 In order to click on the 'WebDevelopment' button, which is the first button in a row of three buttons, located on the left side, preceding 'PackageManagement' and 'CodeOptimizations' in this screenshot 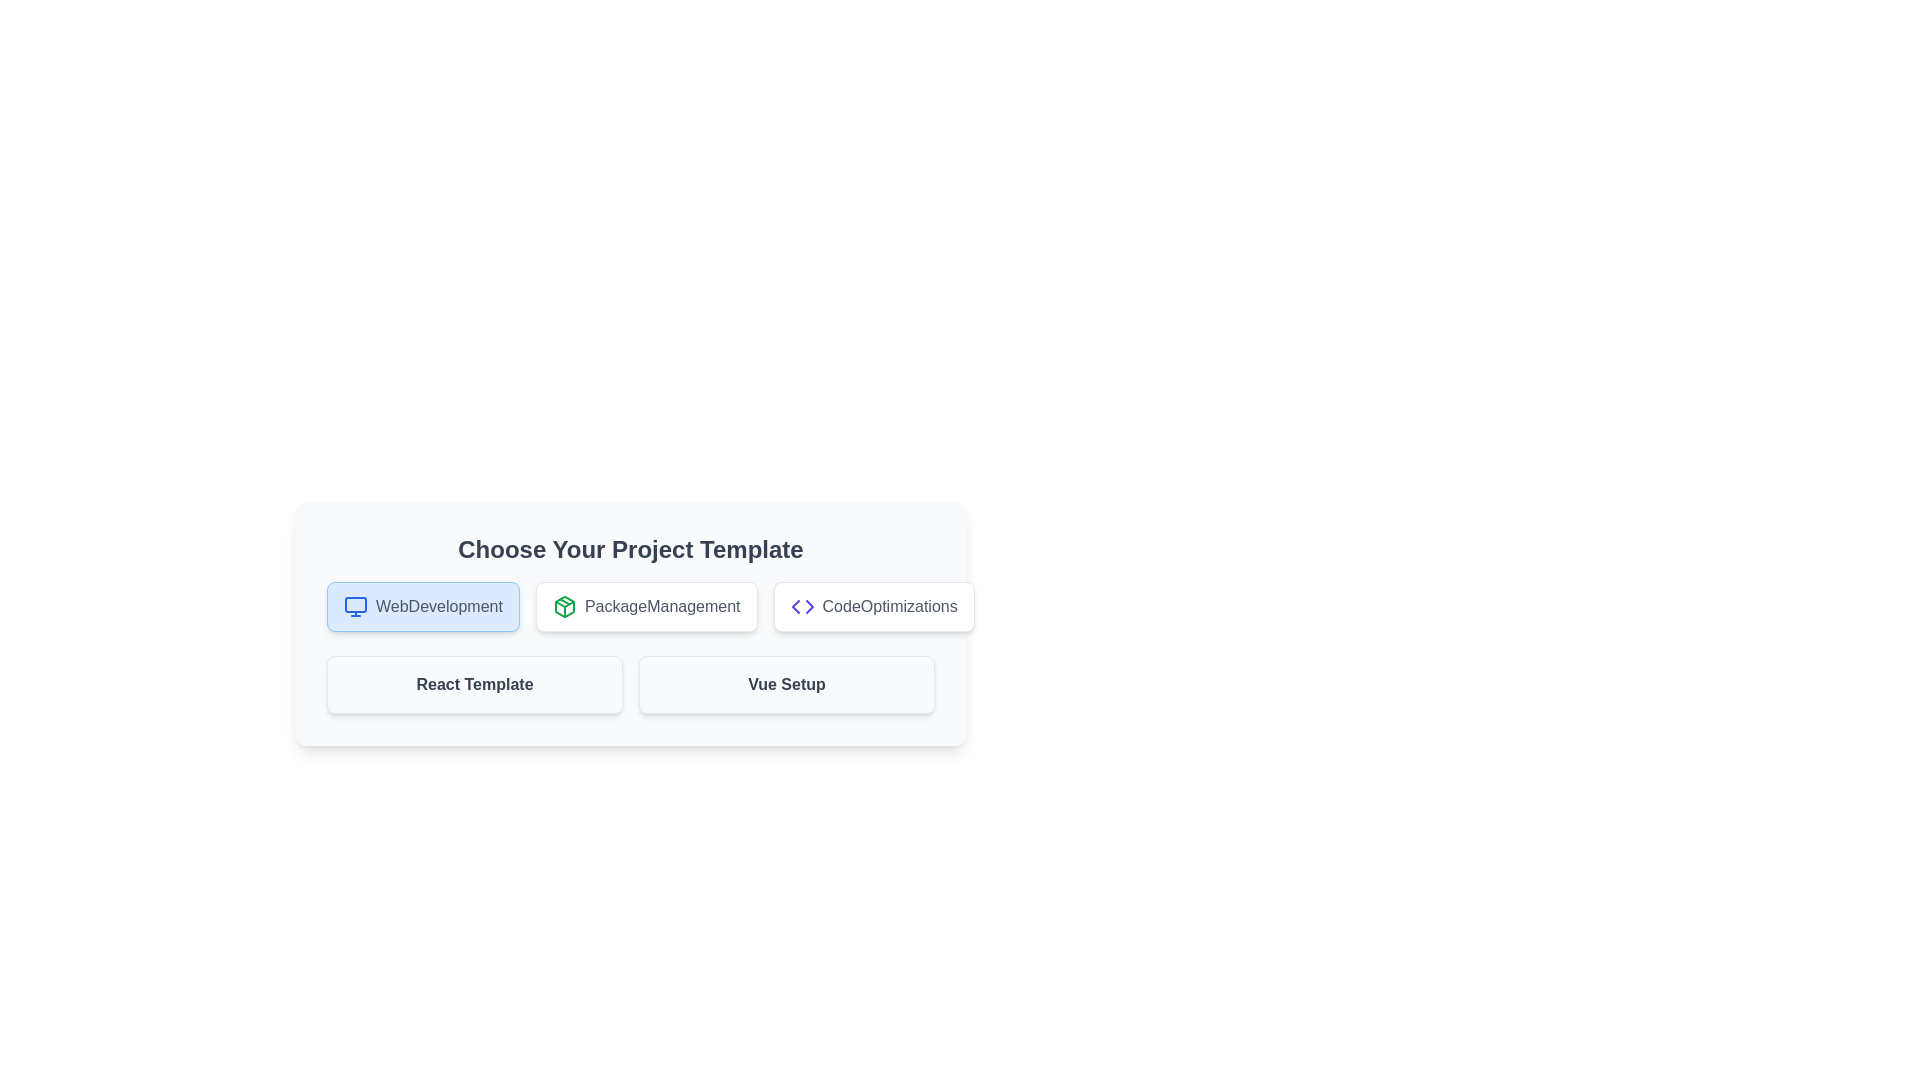, I will do `click(422, 605)`.